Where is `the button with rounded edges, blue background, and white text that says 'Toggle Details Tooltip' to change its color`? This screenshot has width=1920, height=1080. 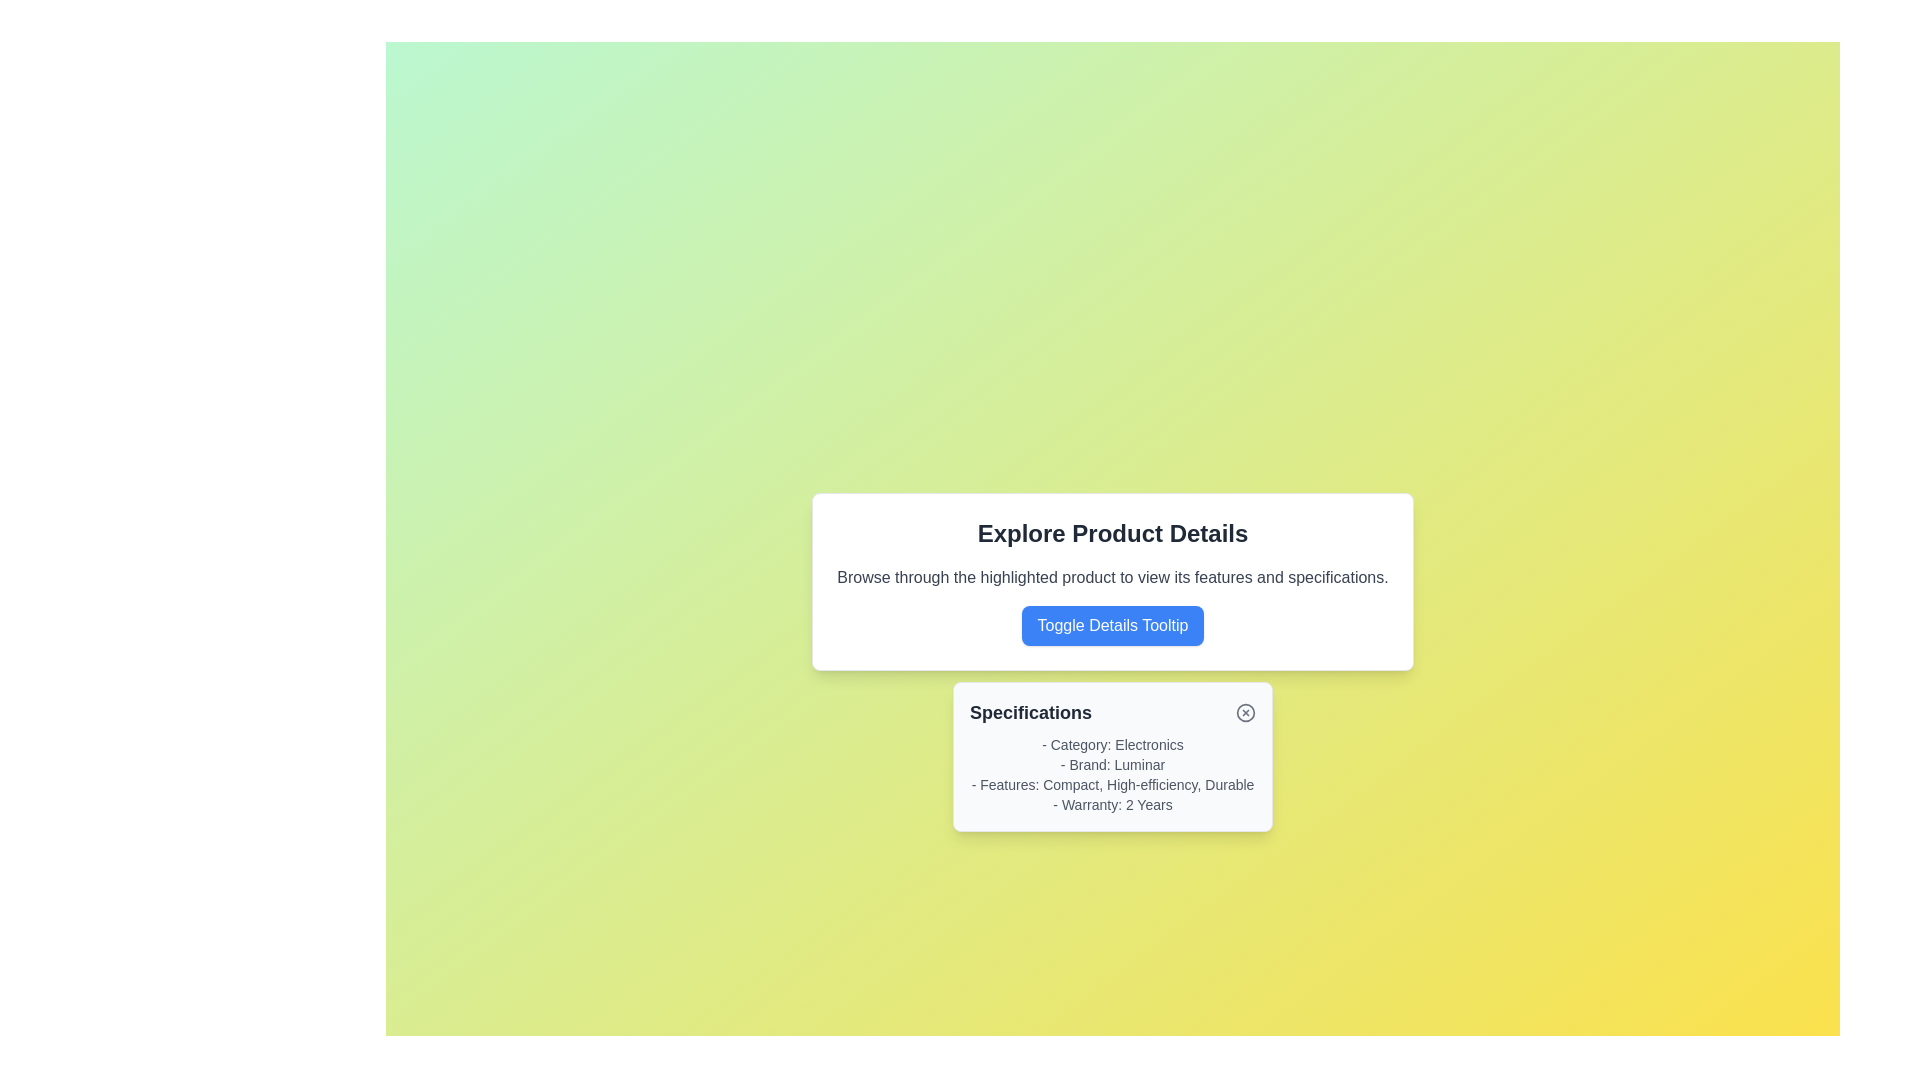 the button with rounded edges, blue background, and white text that says 'Toggle Details Tooltip' to change its color is located at coordinates (1112, 624).